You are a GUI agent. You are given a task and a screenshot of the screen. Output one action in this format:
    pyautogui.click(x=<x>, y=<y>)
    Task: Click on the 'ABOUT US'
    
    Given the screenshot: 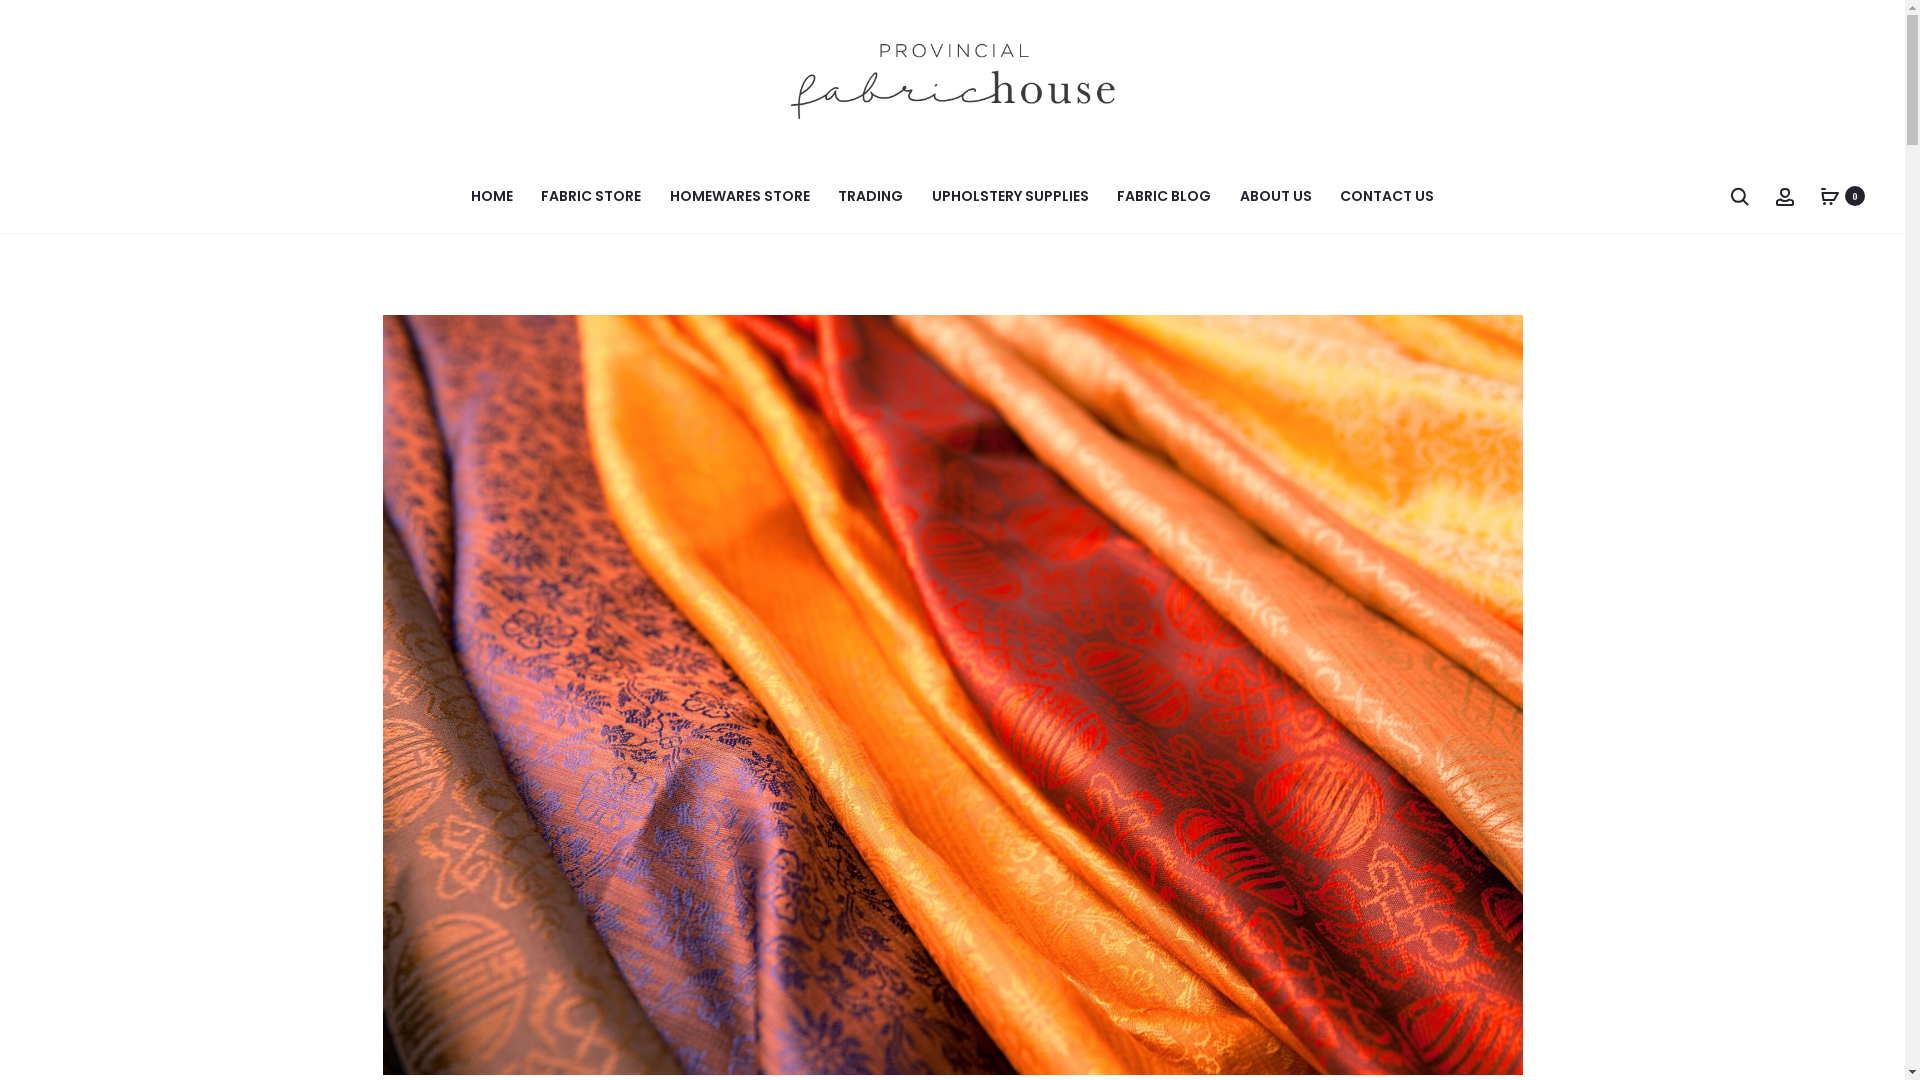 What is the action you would take?
    pyautogui.click(x=1238, y=196)
    